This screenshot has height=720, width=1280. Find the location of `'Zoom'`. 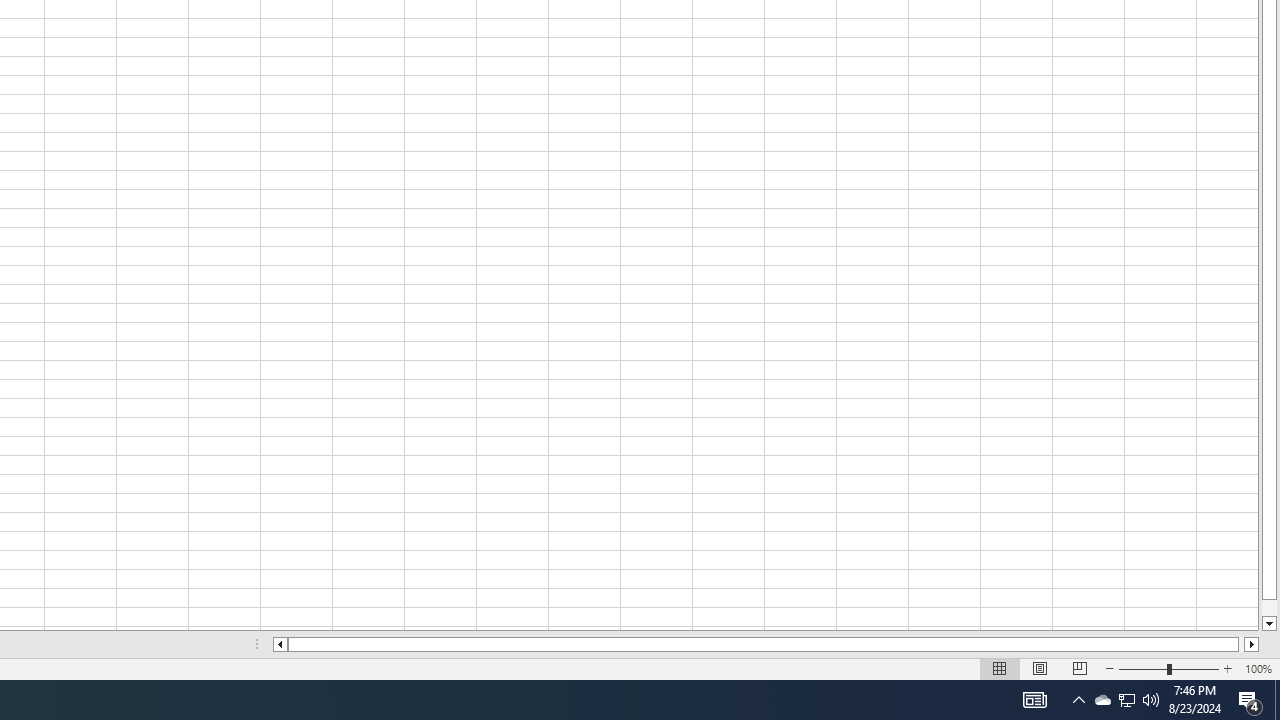

'Zoom' is located at coordinates (1168, 669).